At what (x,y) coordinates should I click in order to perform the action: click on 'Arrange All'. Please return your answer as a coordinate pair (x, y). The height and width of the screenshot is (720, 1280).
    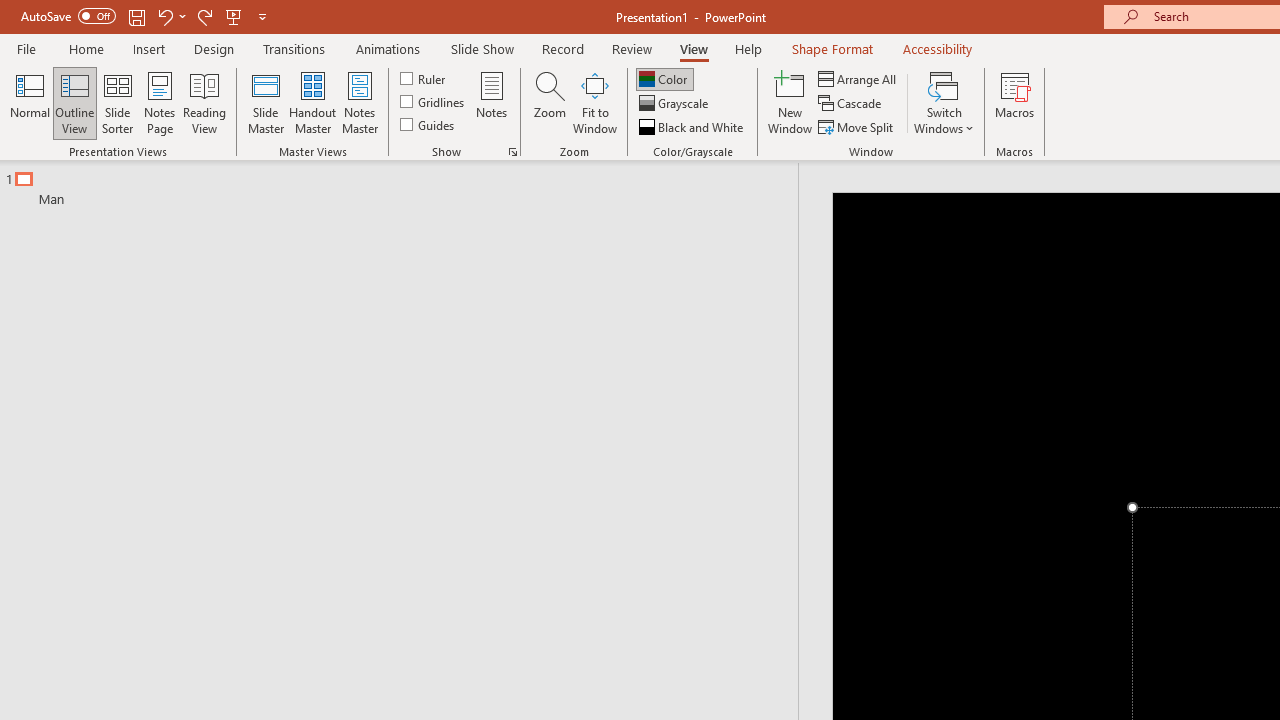
    Looking at the image, I should click on (858, 78).